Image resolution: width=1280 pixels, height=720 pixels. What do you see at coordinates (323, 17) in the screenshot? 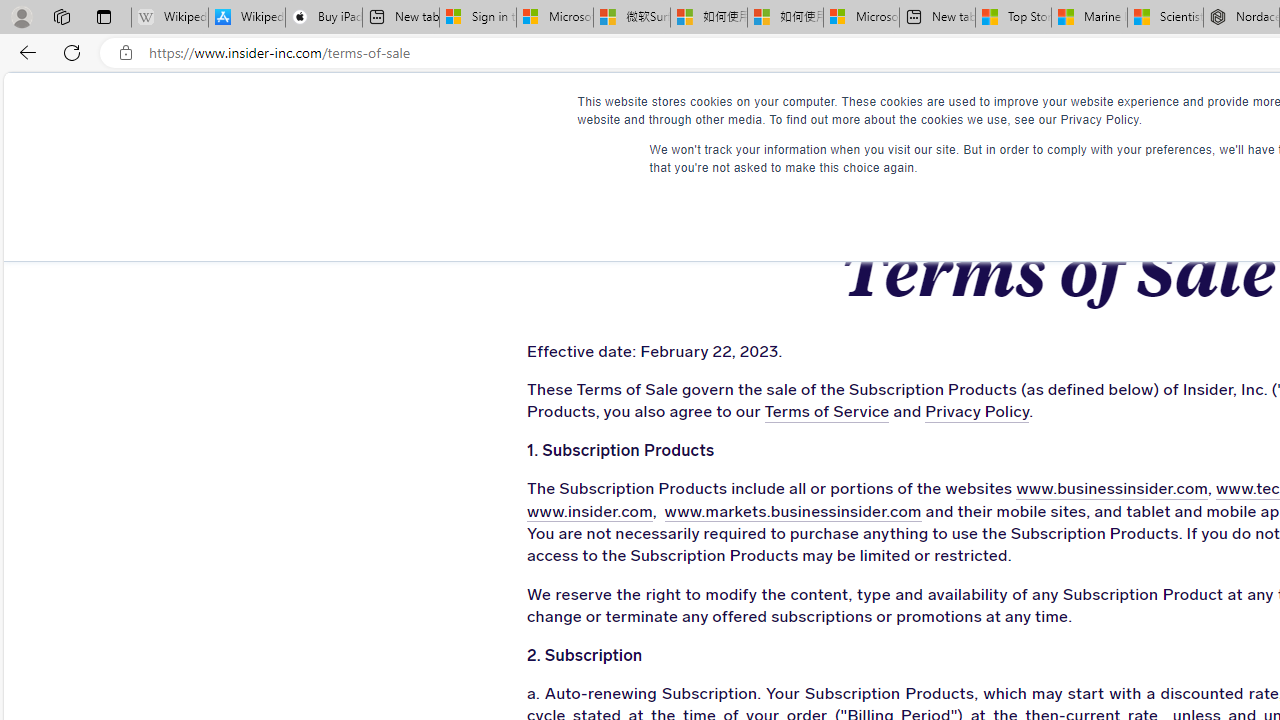
I see `'Buy iPad - Apple'` at bounding box center [323, 17].